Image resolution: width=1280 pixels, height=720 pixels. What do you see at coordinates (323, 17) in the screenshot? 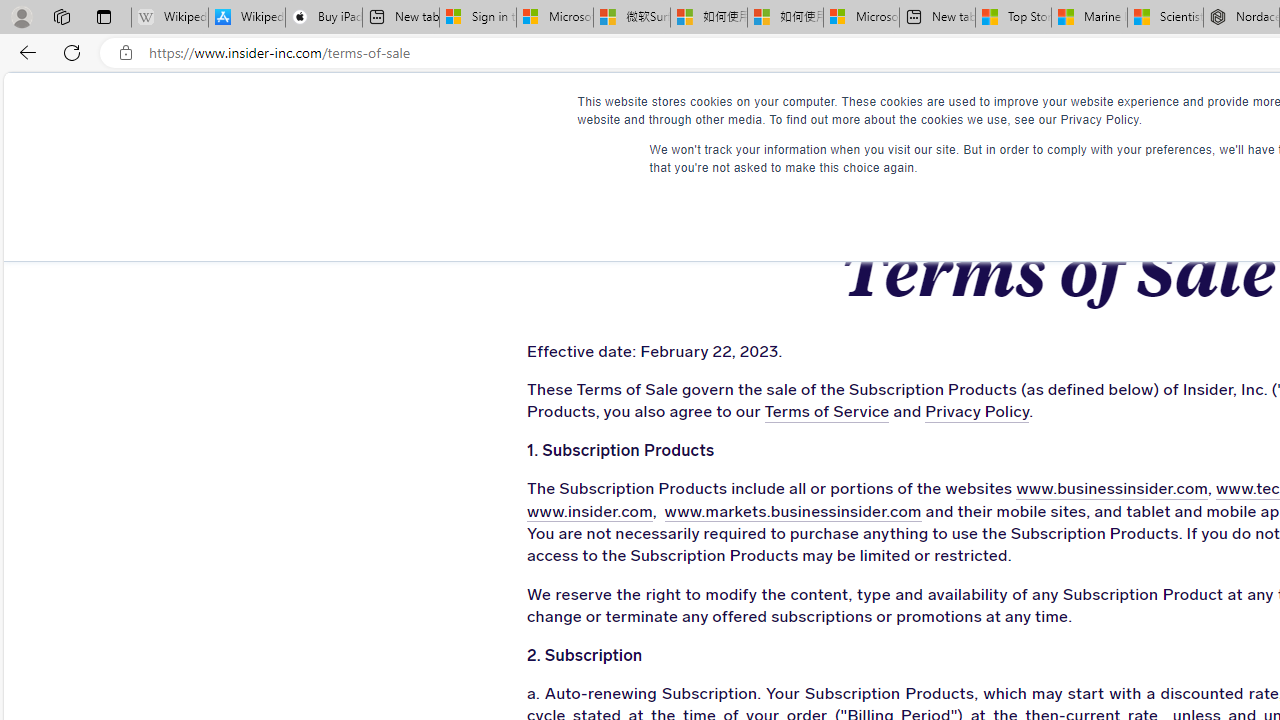
I see `'Buy iPad - Apple'` at bounding box center [323, 17].